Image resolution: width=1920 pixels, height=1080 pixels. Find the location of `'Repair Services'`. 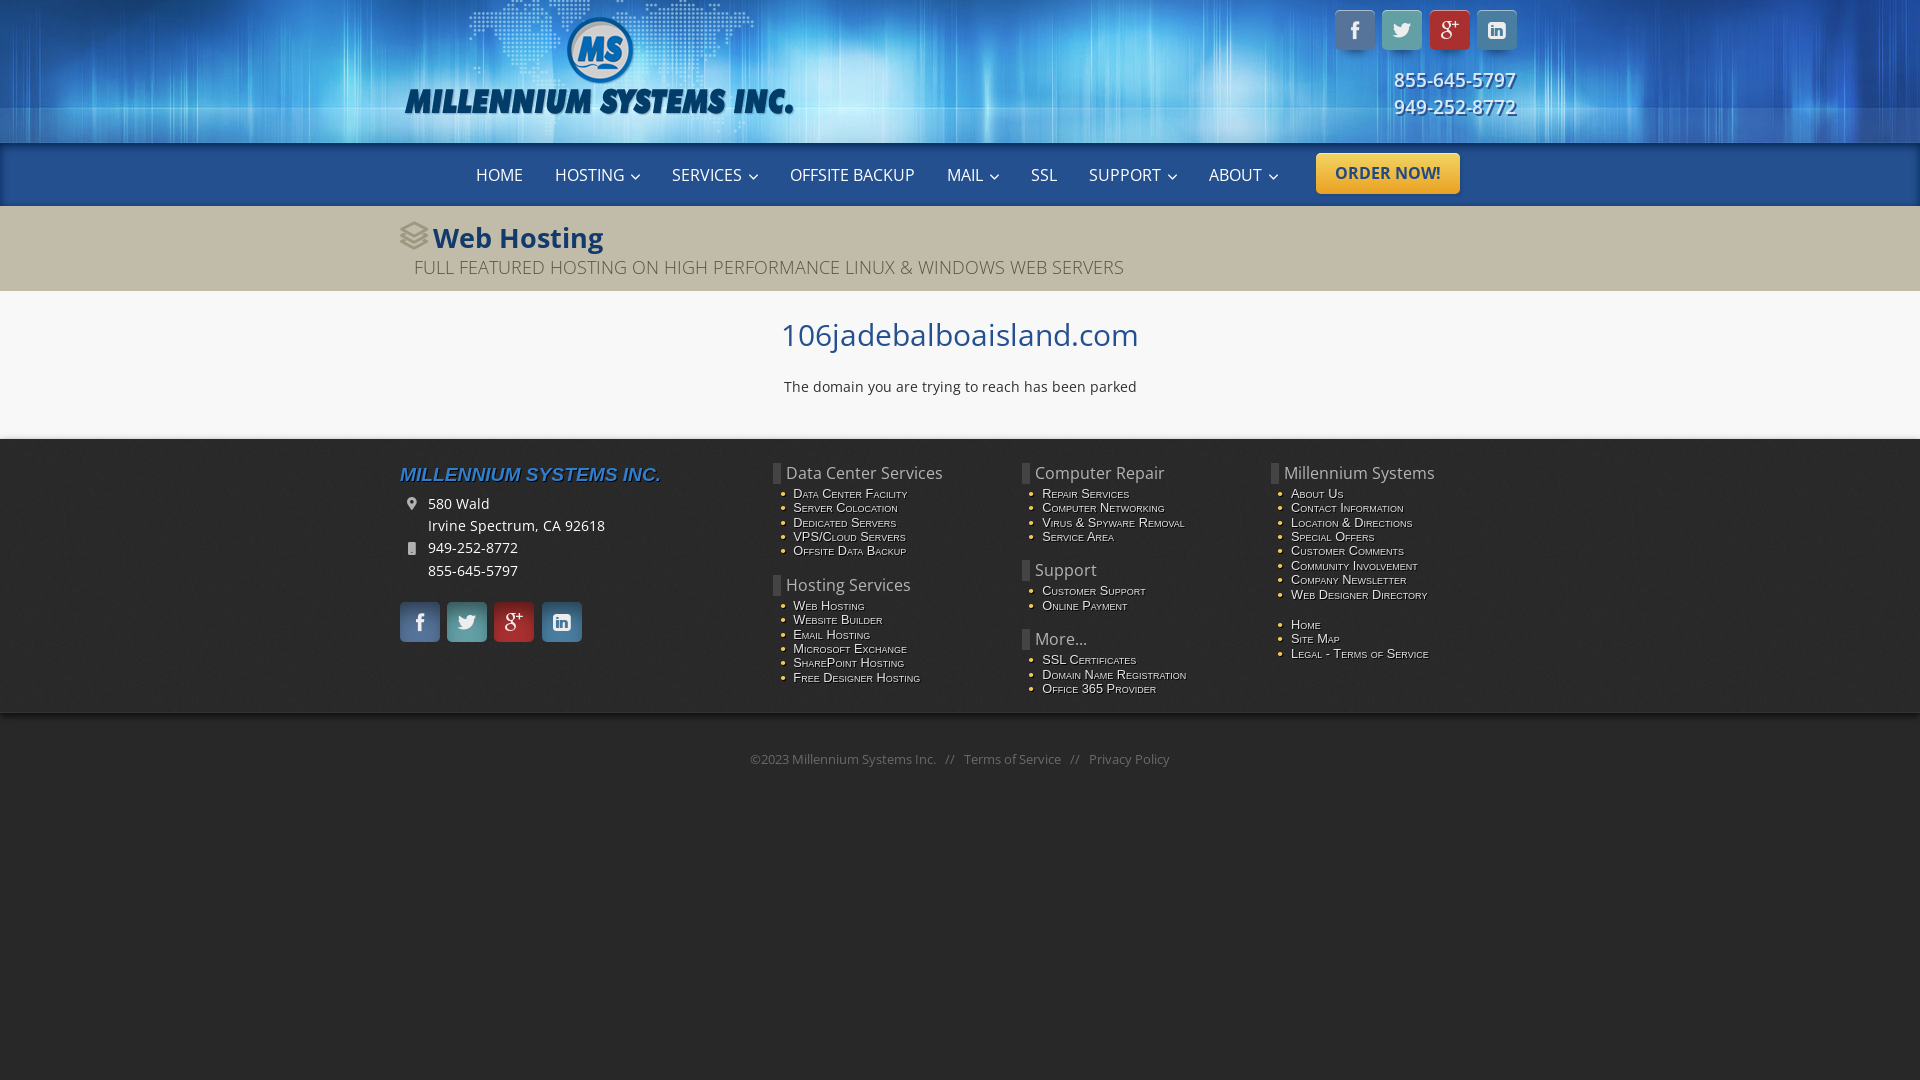

'Repair Services' is located at coordinates (1084, 493).